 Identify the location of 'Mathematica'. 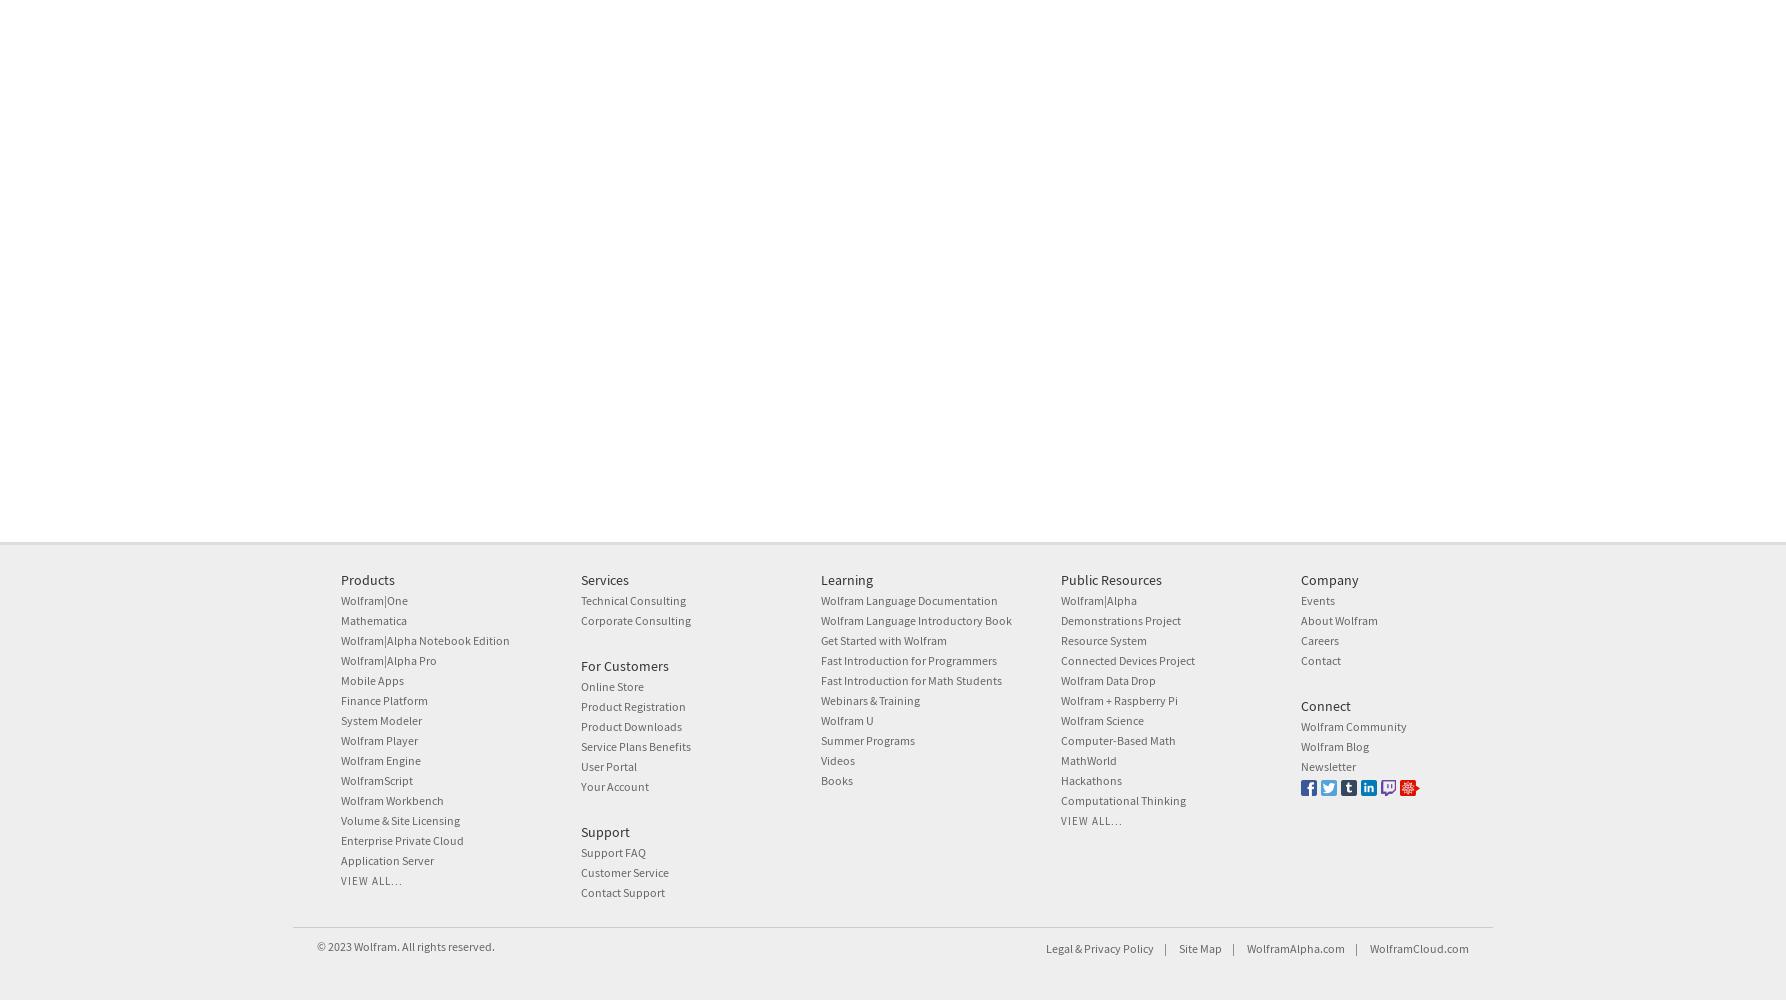
(340, 619).